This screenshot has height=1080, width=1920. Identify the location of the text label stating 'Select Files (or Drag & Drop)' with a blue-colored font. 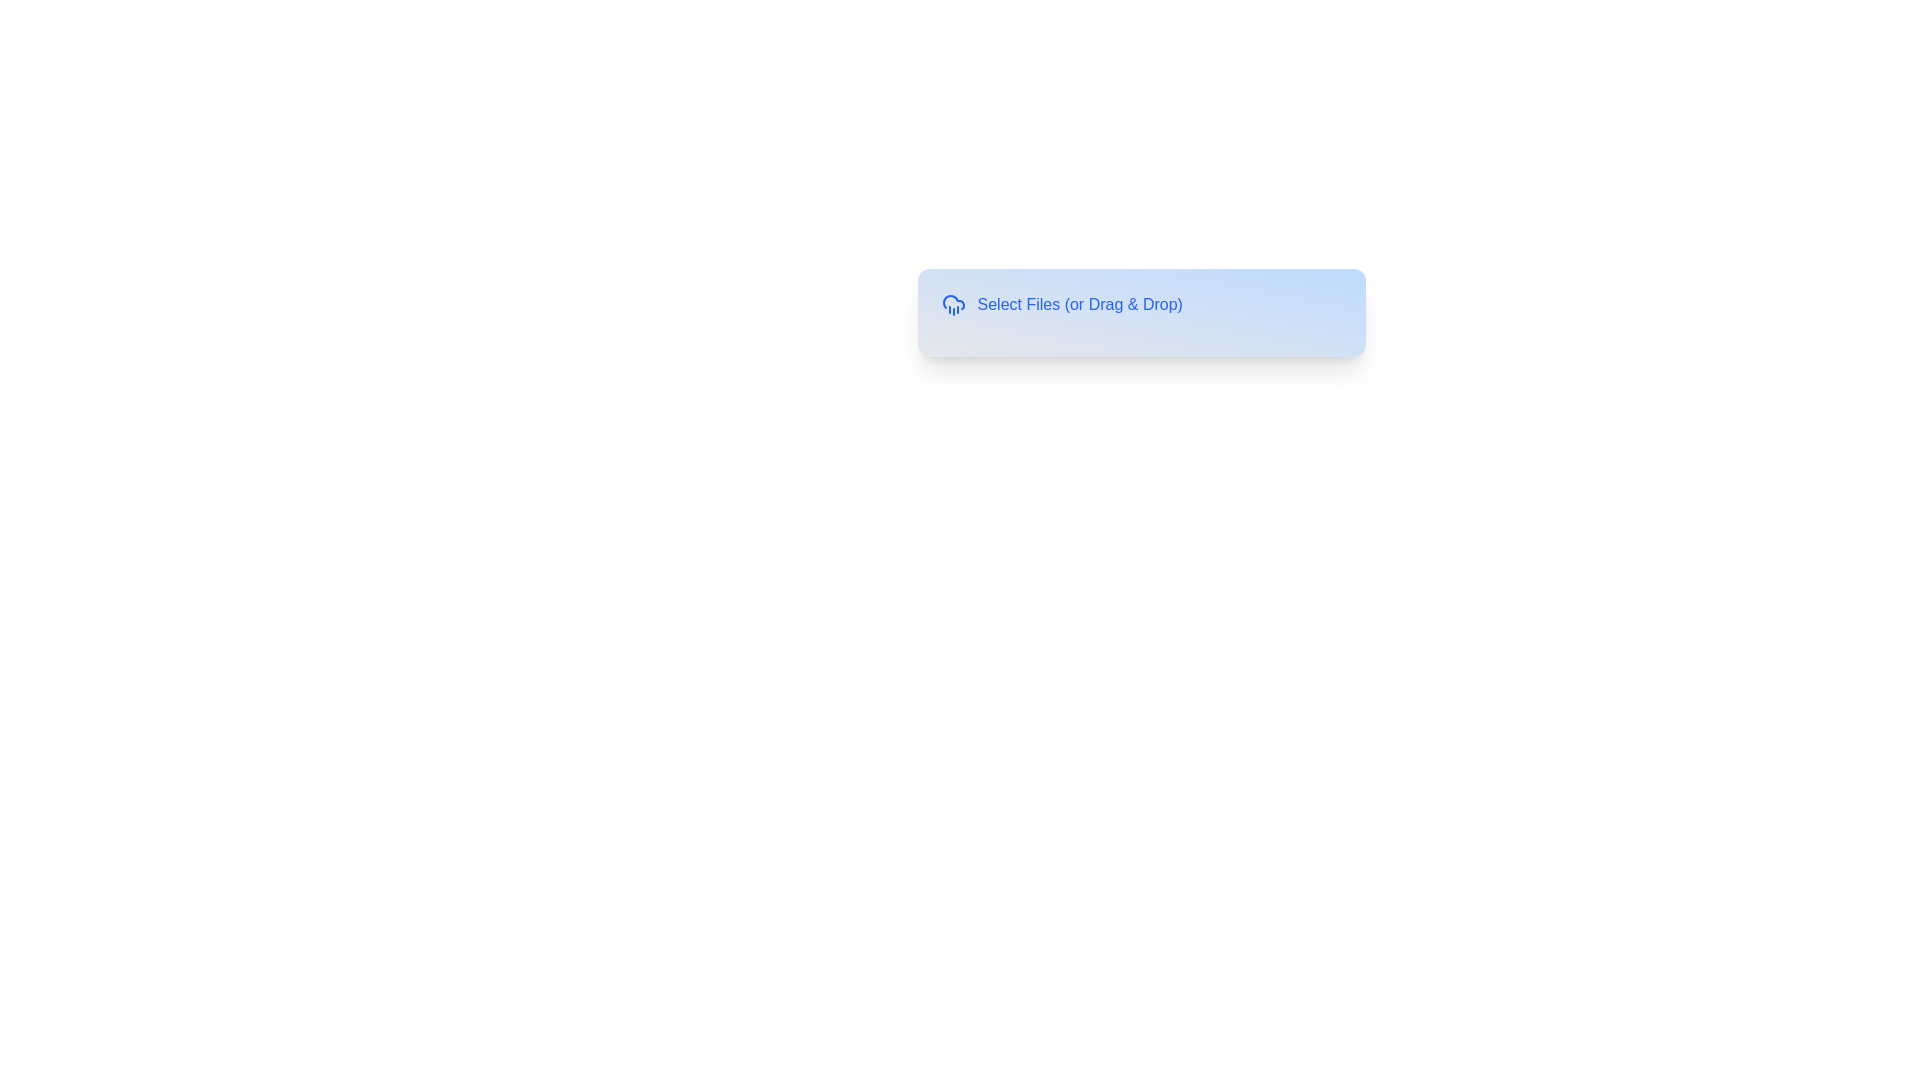
(1079, 304).